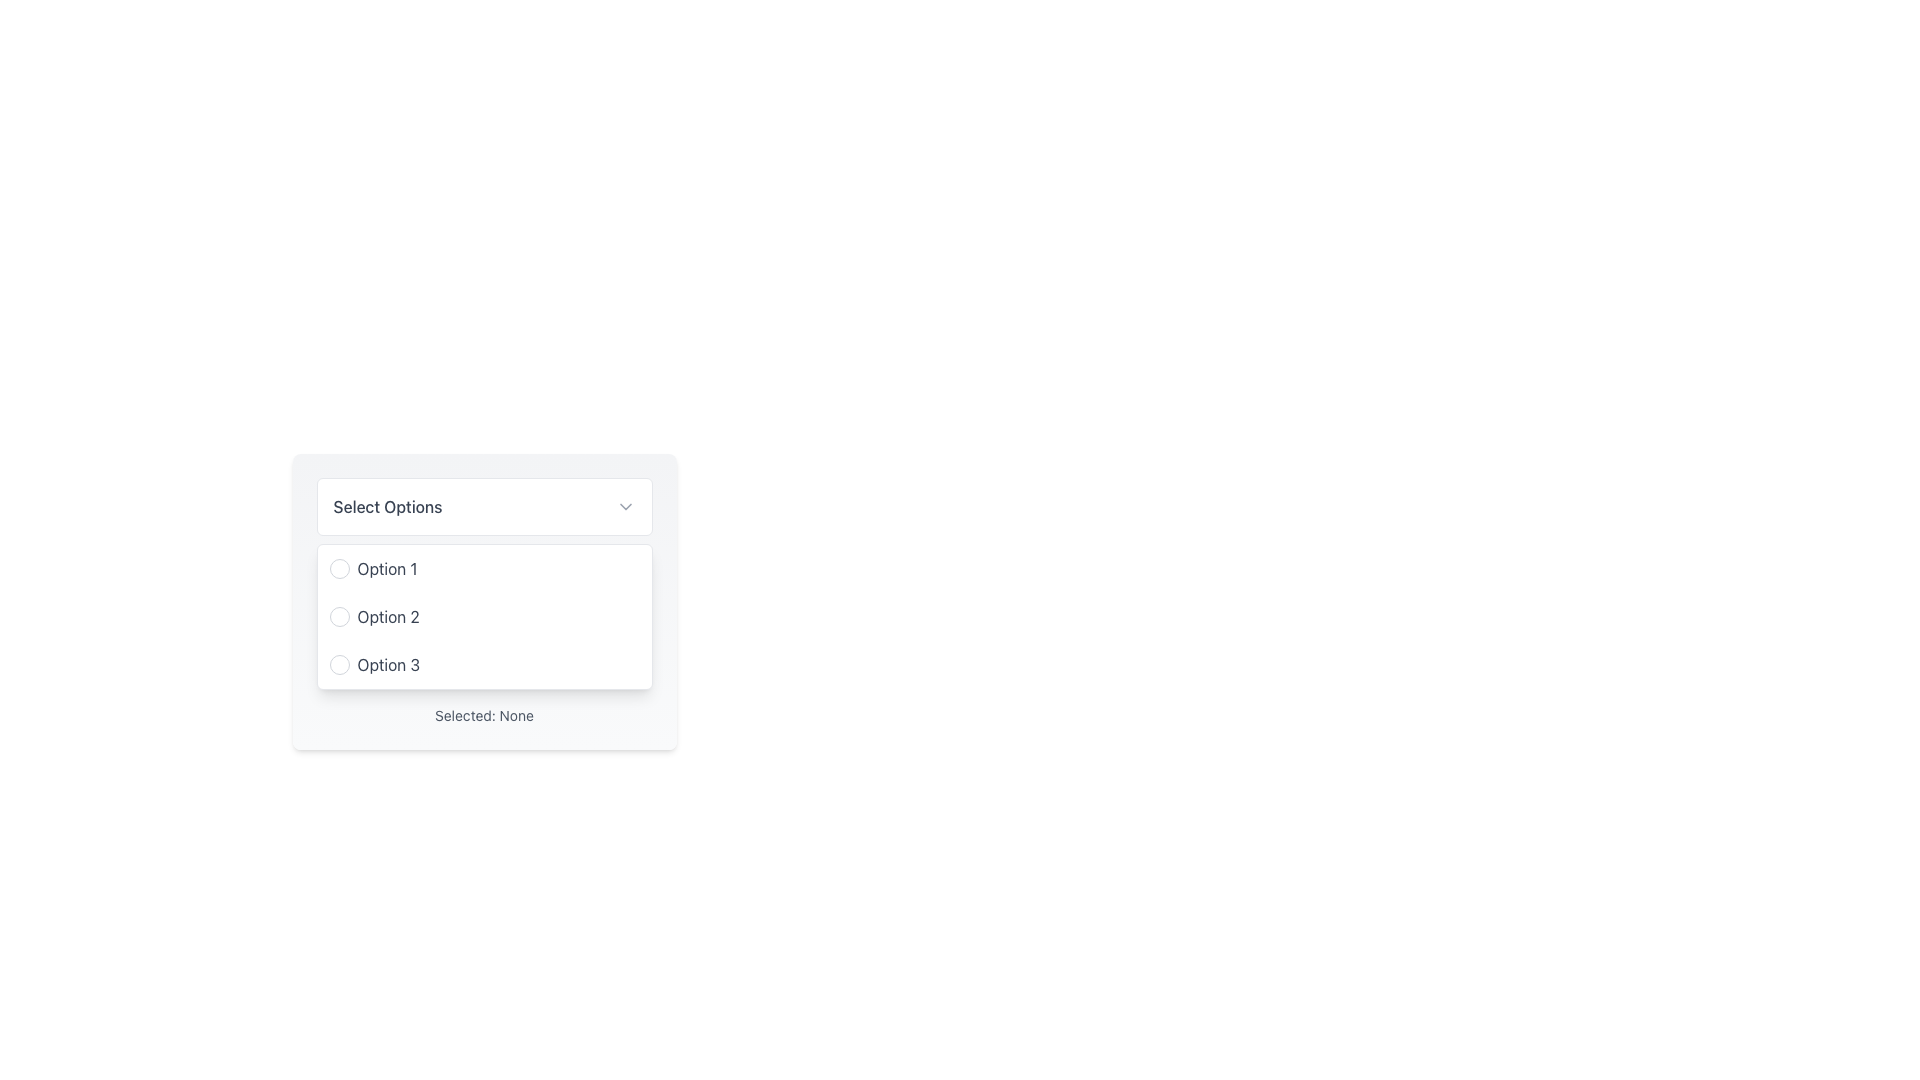  I want to click on the radio button located to the left of the text 'Option 1', so click(339, 569).